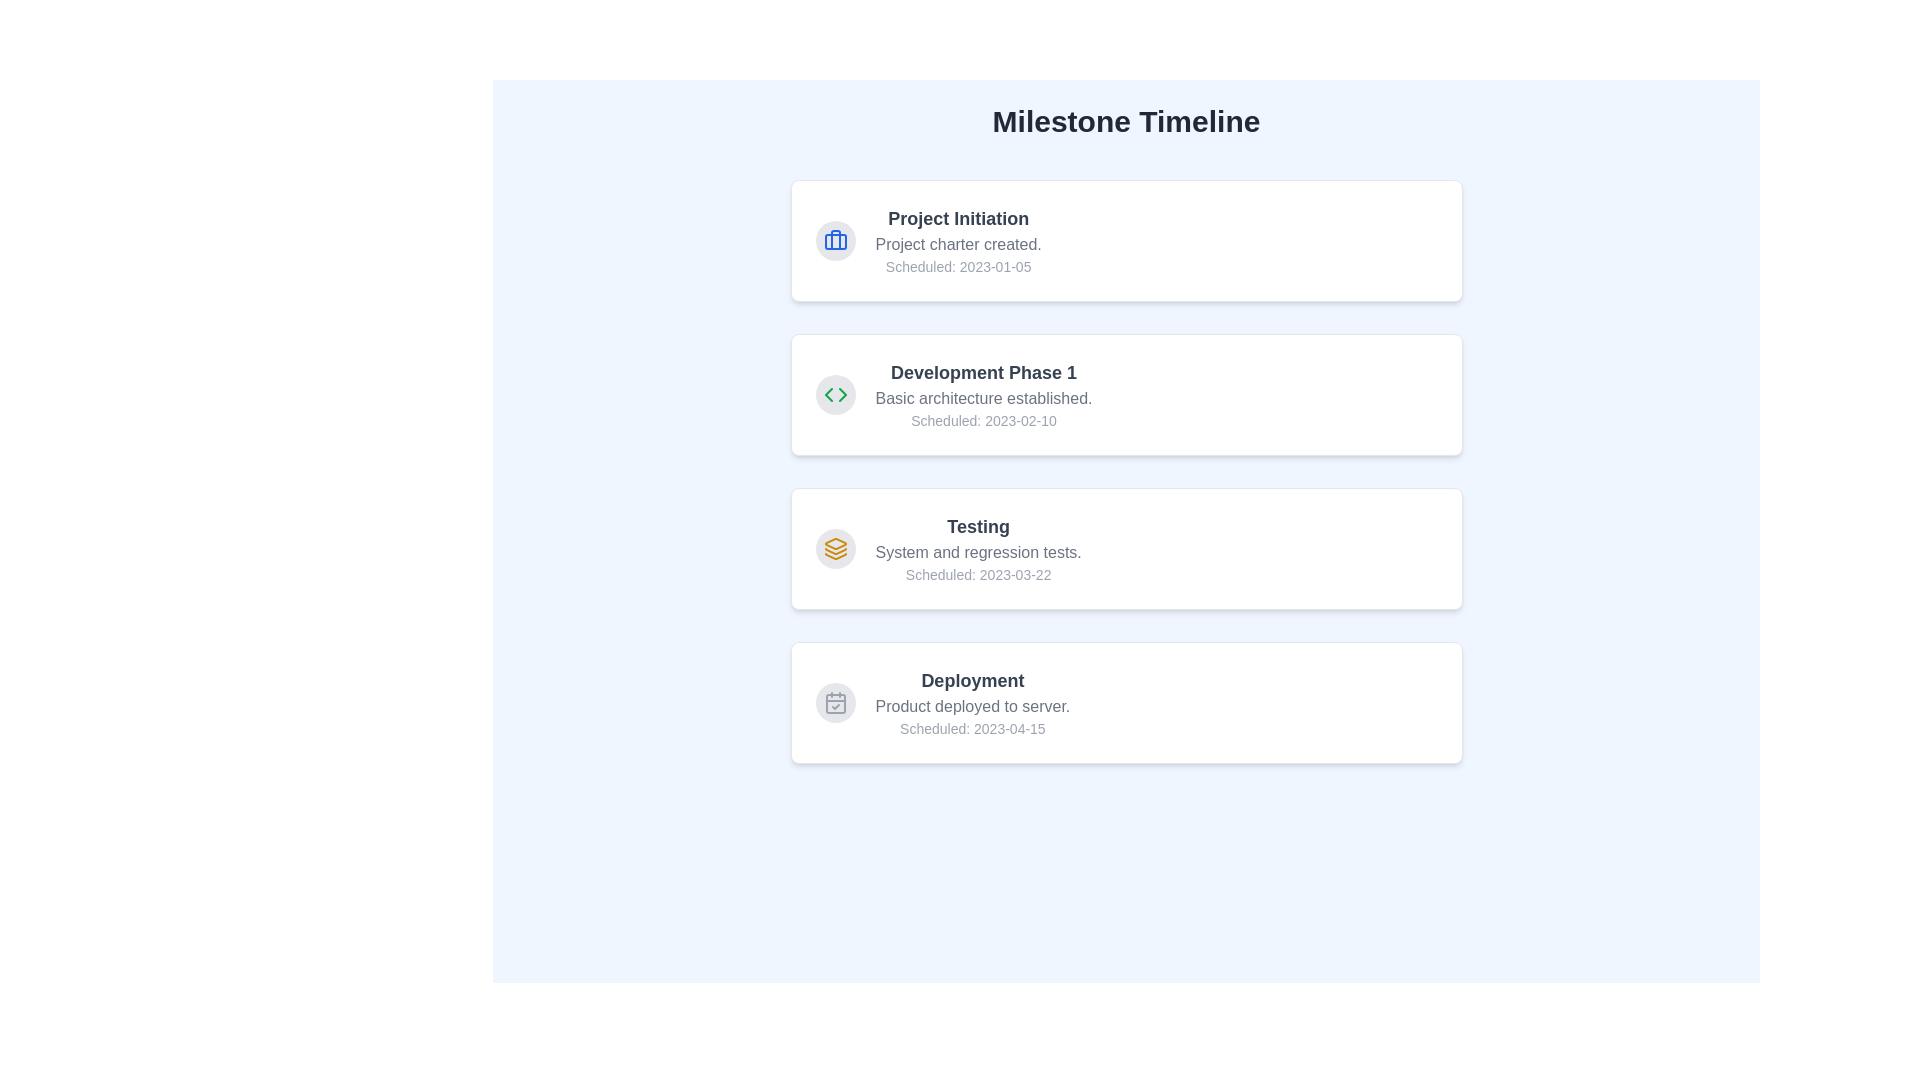 The image size is (1920, 1080). What do you see at coordinates (835, 701) in the screenshot?
I see `the rounded gray icon with a calendar symbol and checkmark, located to the left of the 'Deployment' card, which is the fourth card in the vertical stack of milestone cards` at bounding box center [835, 701].